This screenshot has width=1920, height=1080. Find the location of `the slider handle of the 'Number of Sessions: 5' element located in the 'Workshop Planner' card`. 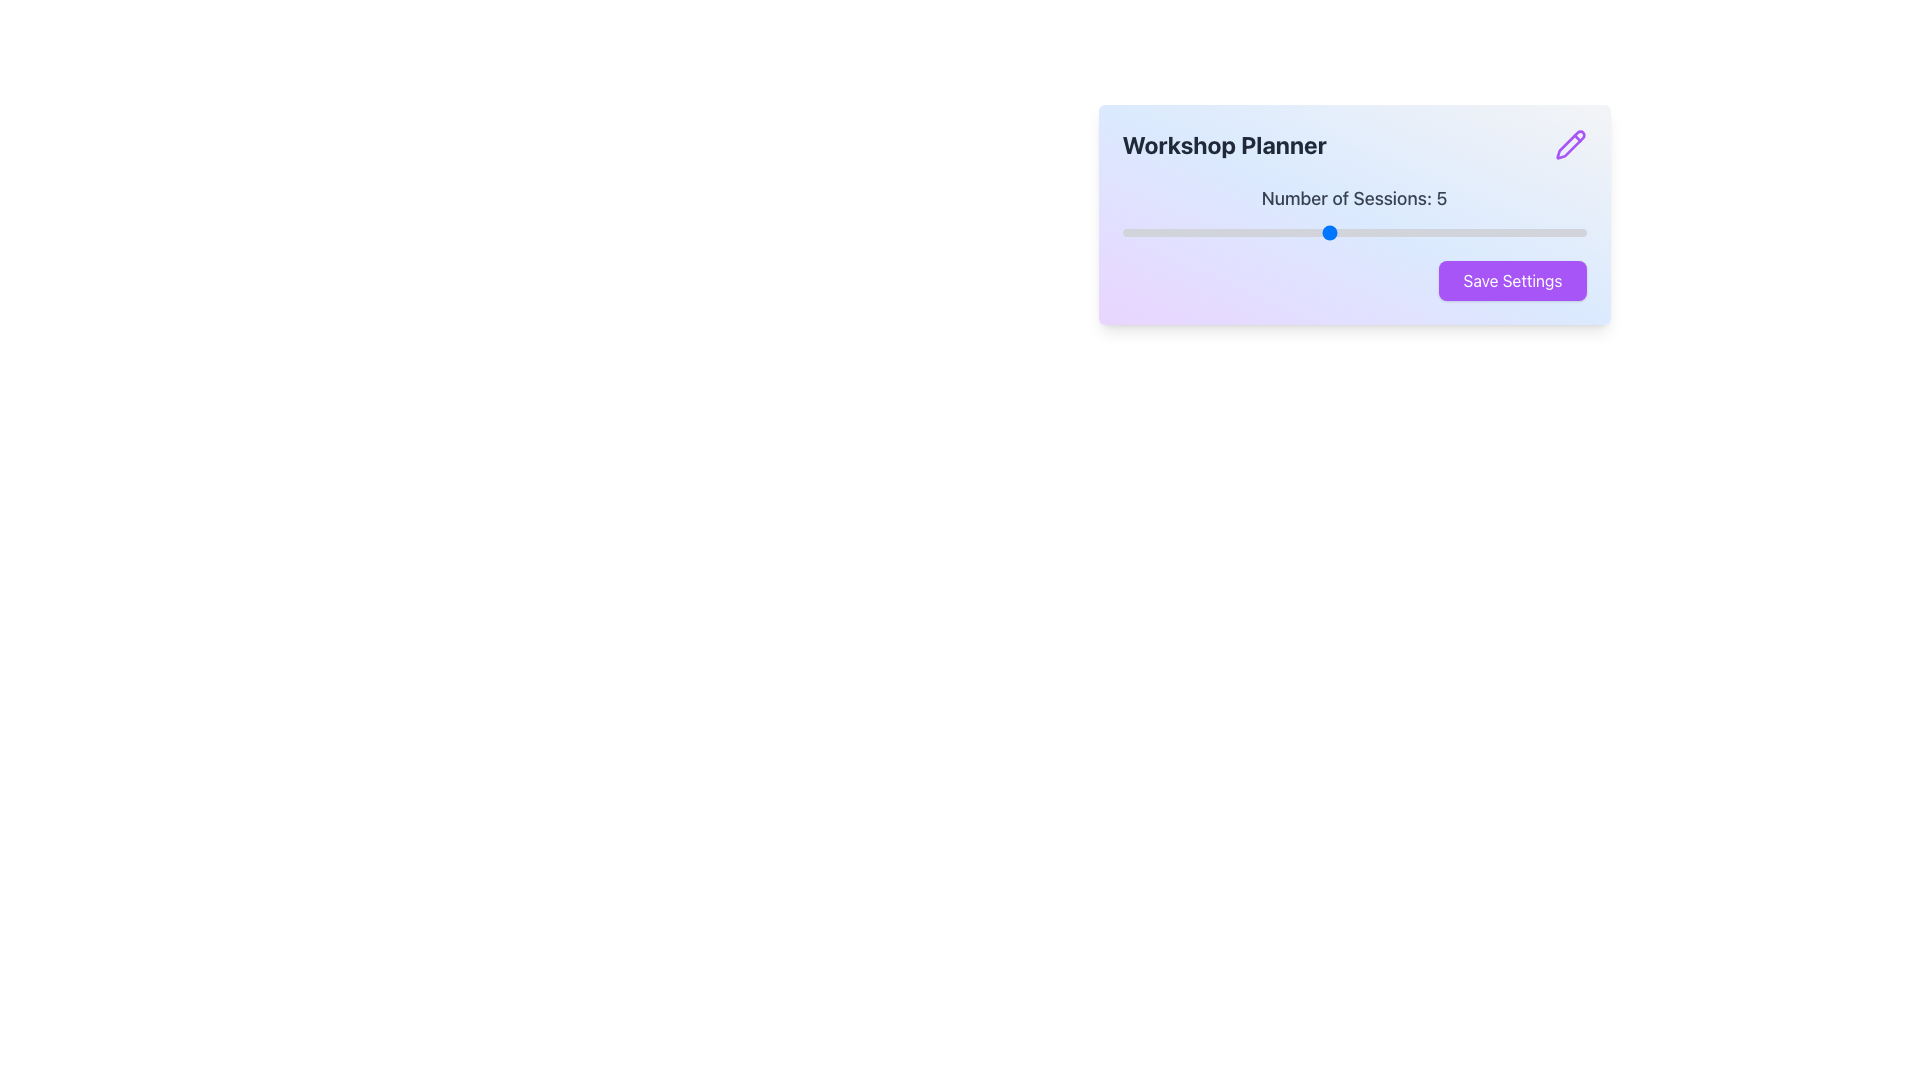

the slider handle of the 'Number of Sessions: 5' element located in the 'Workshop Planner' card is located at coordinates (1354, 211).